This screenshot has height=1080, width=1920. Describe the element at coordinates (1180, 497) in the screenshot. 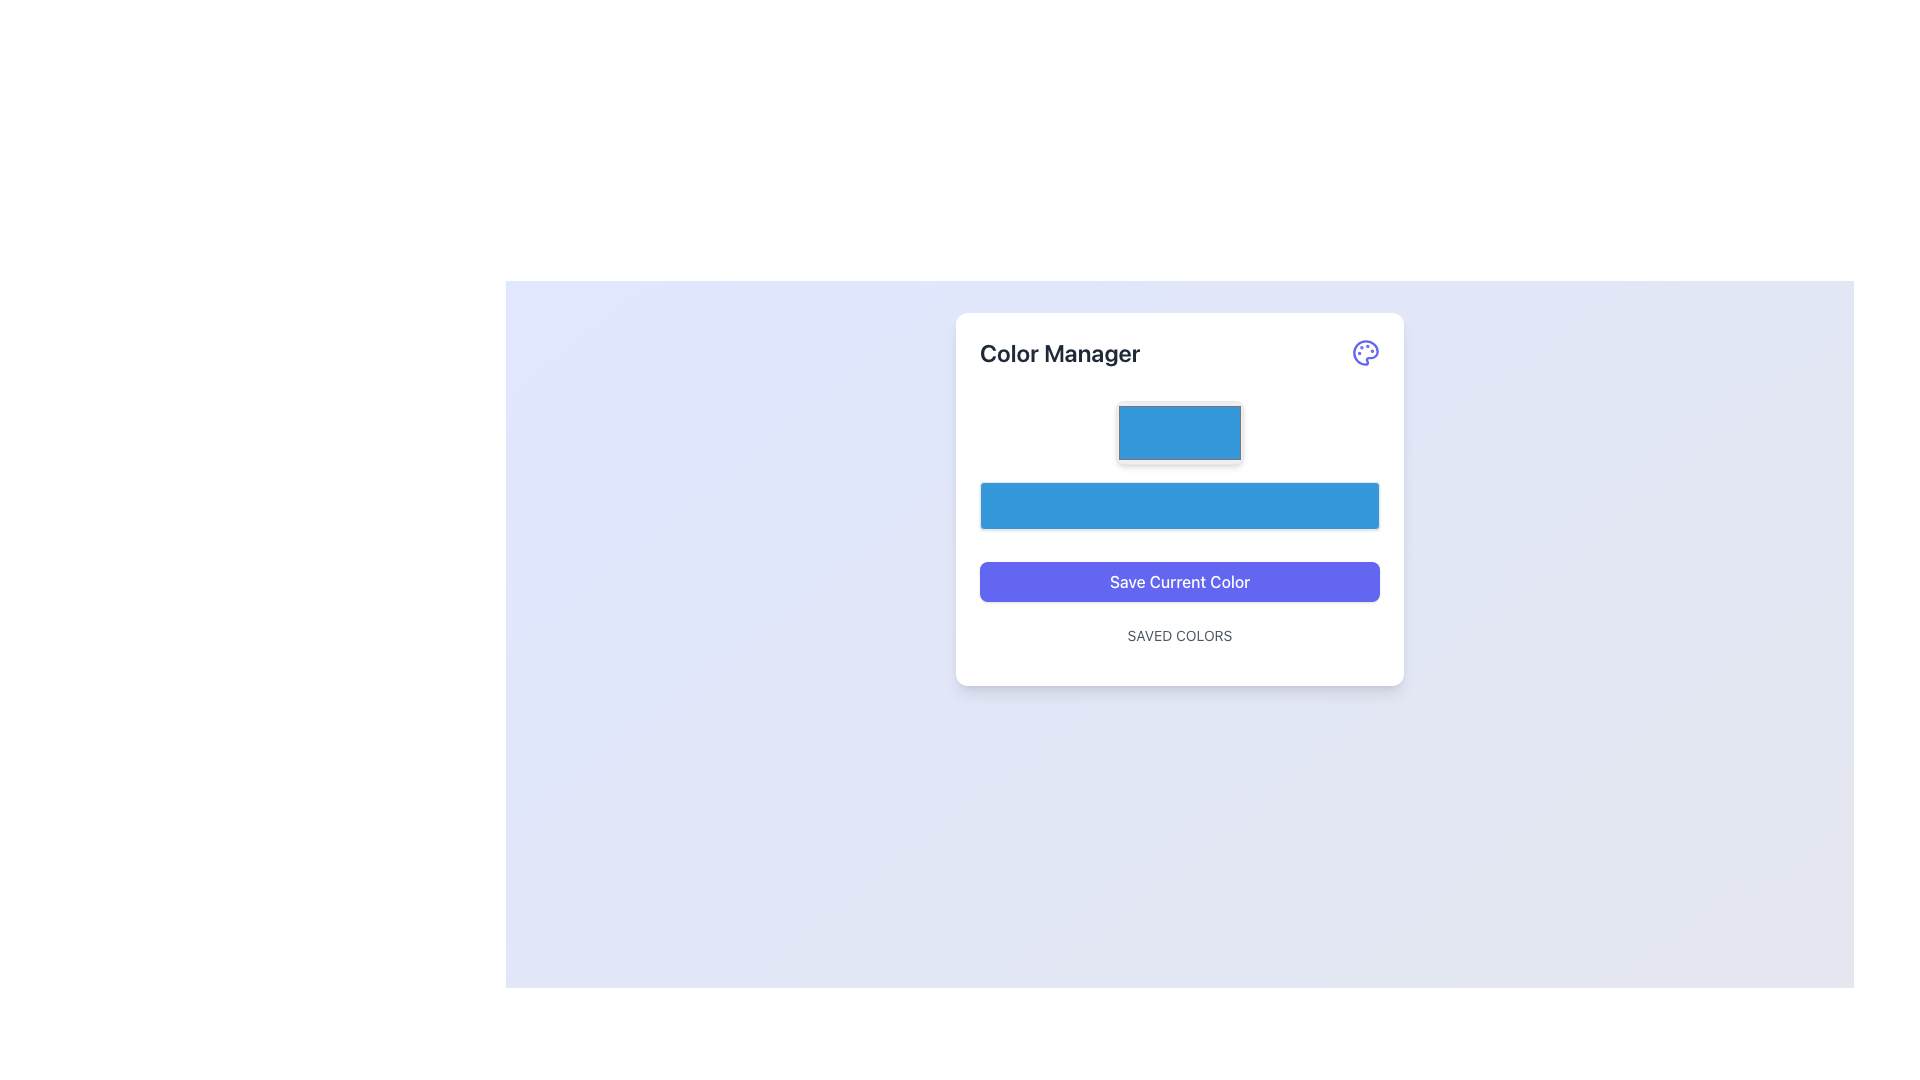

I see `the 'Color Manager' panel which has a white background, rounded corners, and contains multiple UI components including a 'Save Current Color' button` at that location.